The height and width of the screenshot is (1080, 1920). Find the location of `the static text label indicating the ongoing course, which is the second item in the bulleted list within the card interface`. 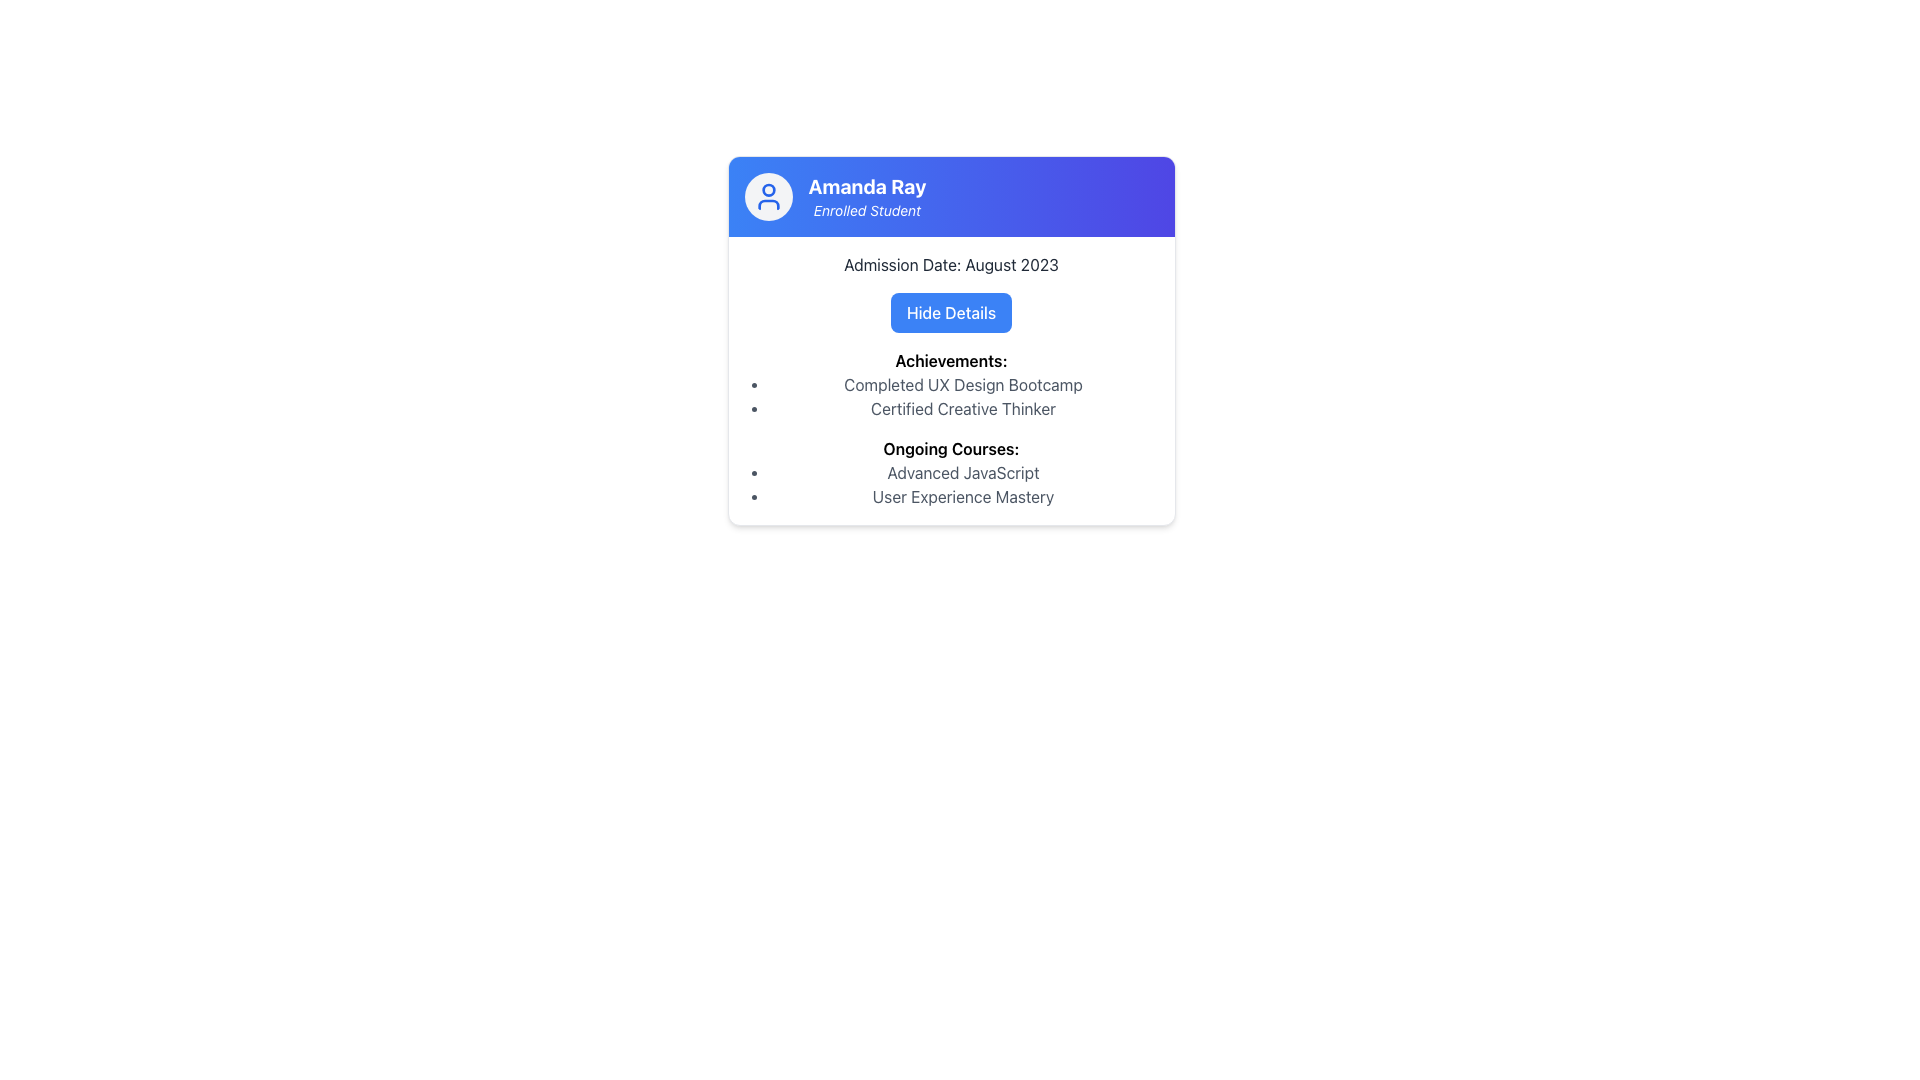

the static text label indicating the ongoing course, which is the second item in the bulleted list within the card interface is located at coordinates (963, 496).